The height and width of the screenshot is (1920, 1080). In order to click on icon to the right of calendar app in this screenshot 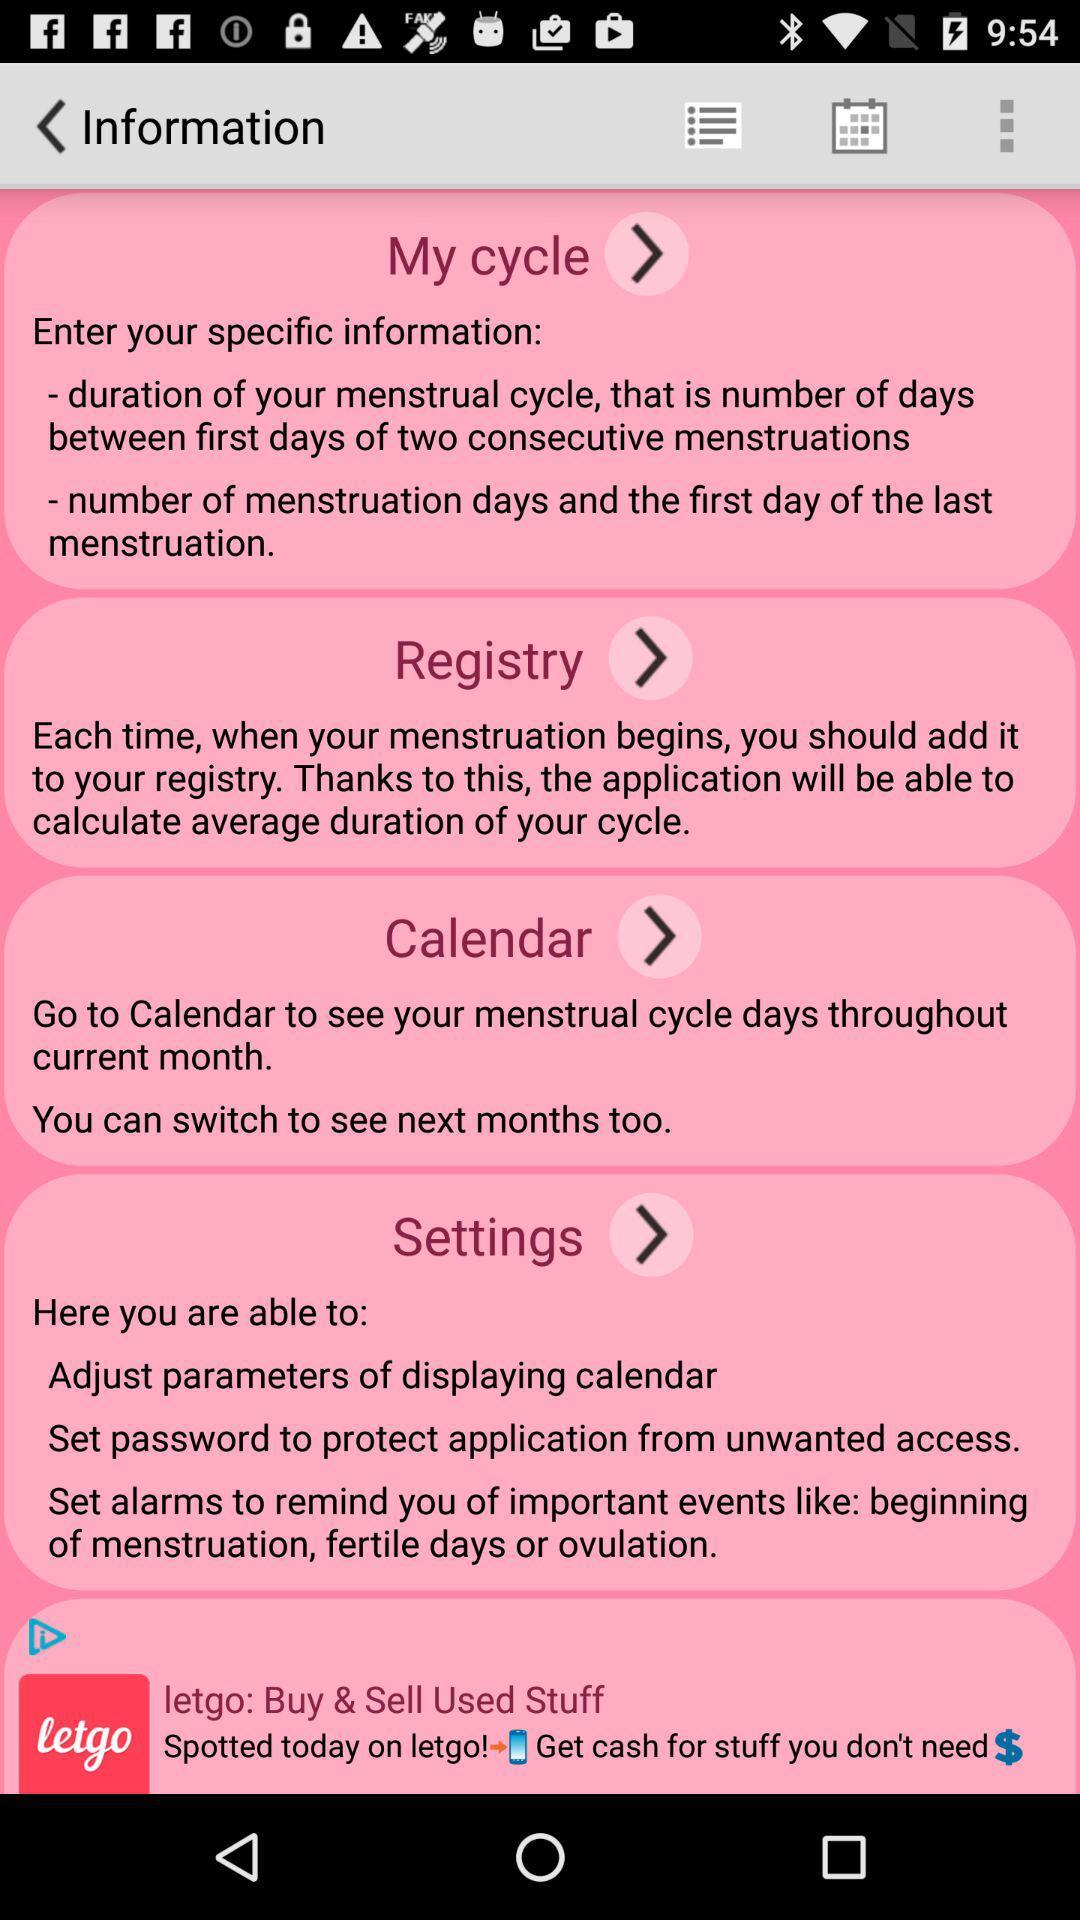, I will do `click(659, 935)`.